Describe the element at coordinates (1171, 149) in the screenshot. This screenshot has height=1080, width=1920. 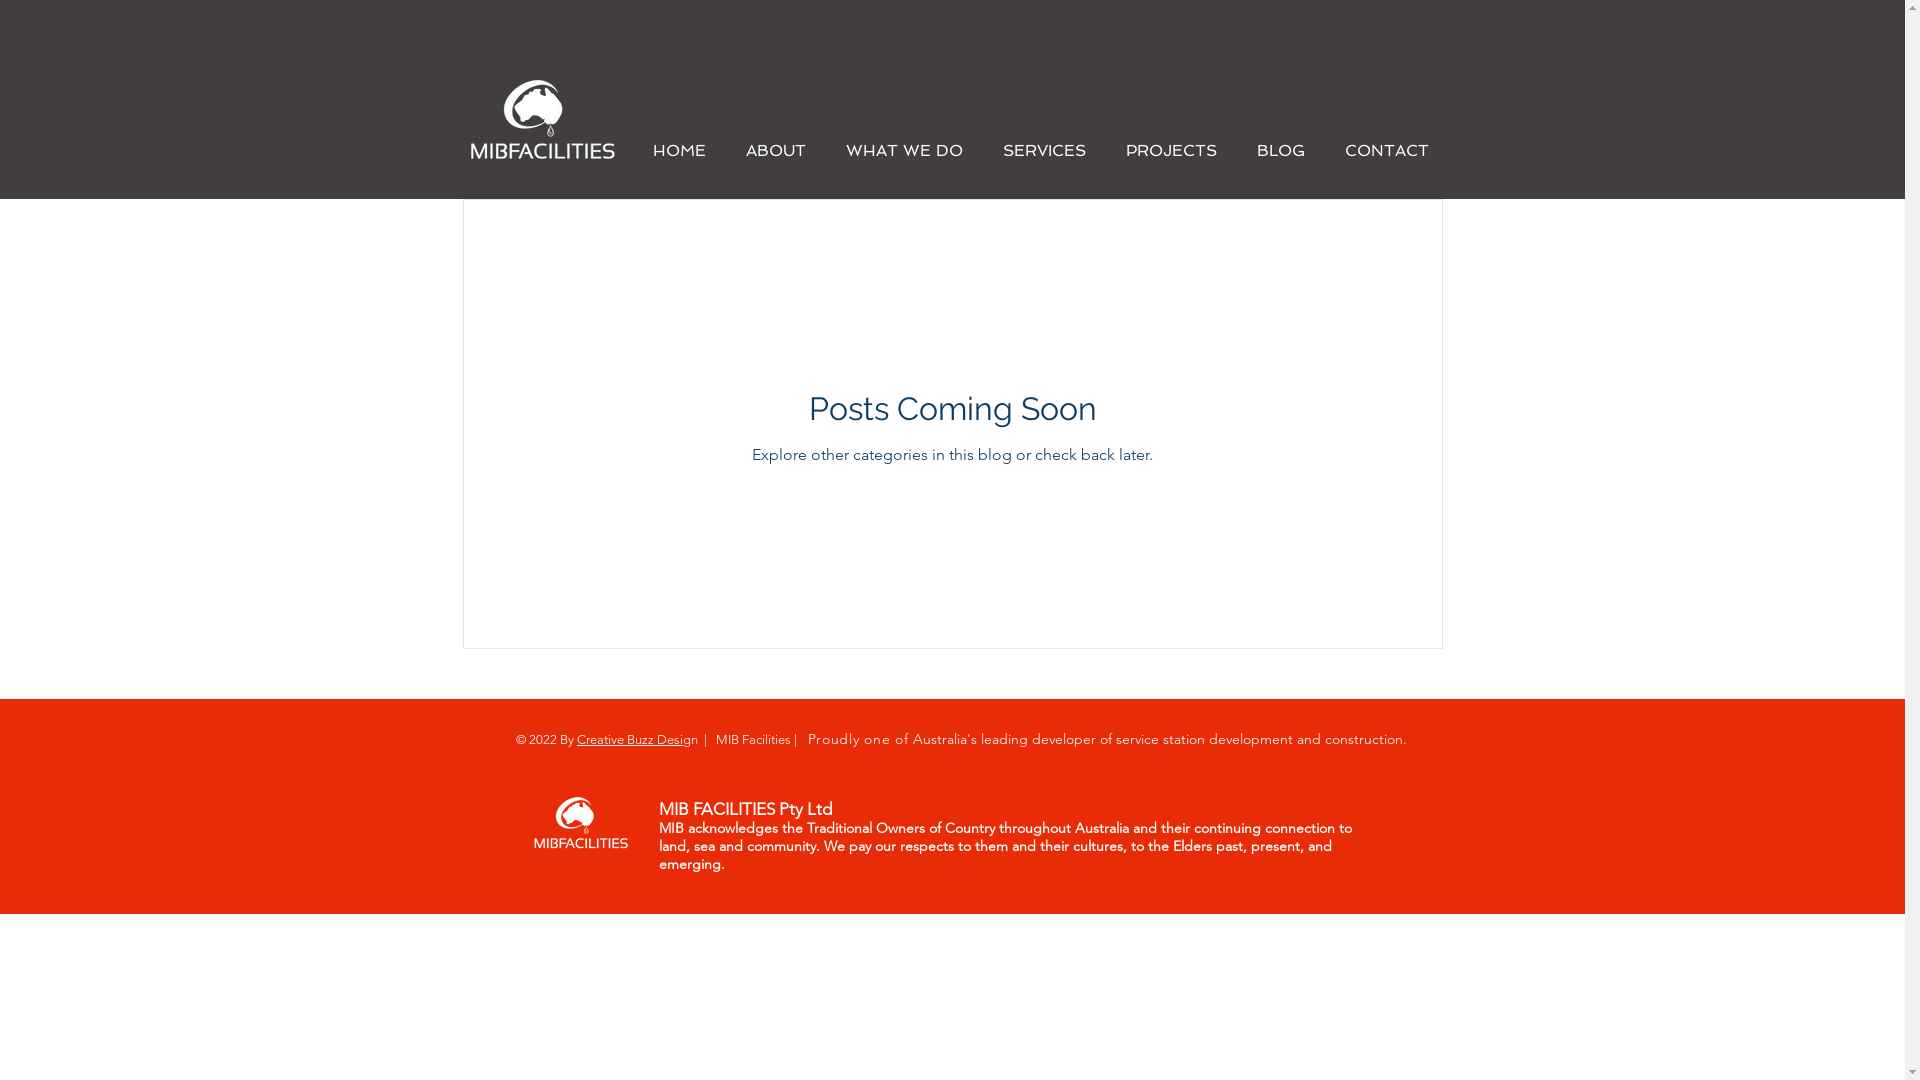
I see `'PROJECTS'` at that location.